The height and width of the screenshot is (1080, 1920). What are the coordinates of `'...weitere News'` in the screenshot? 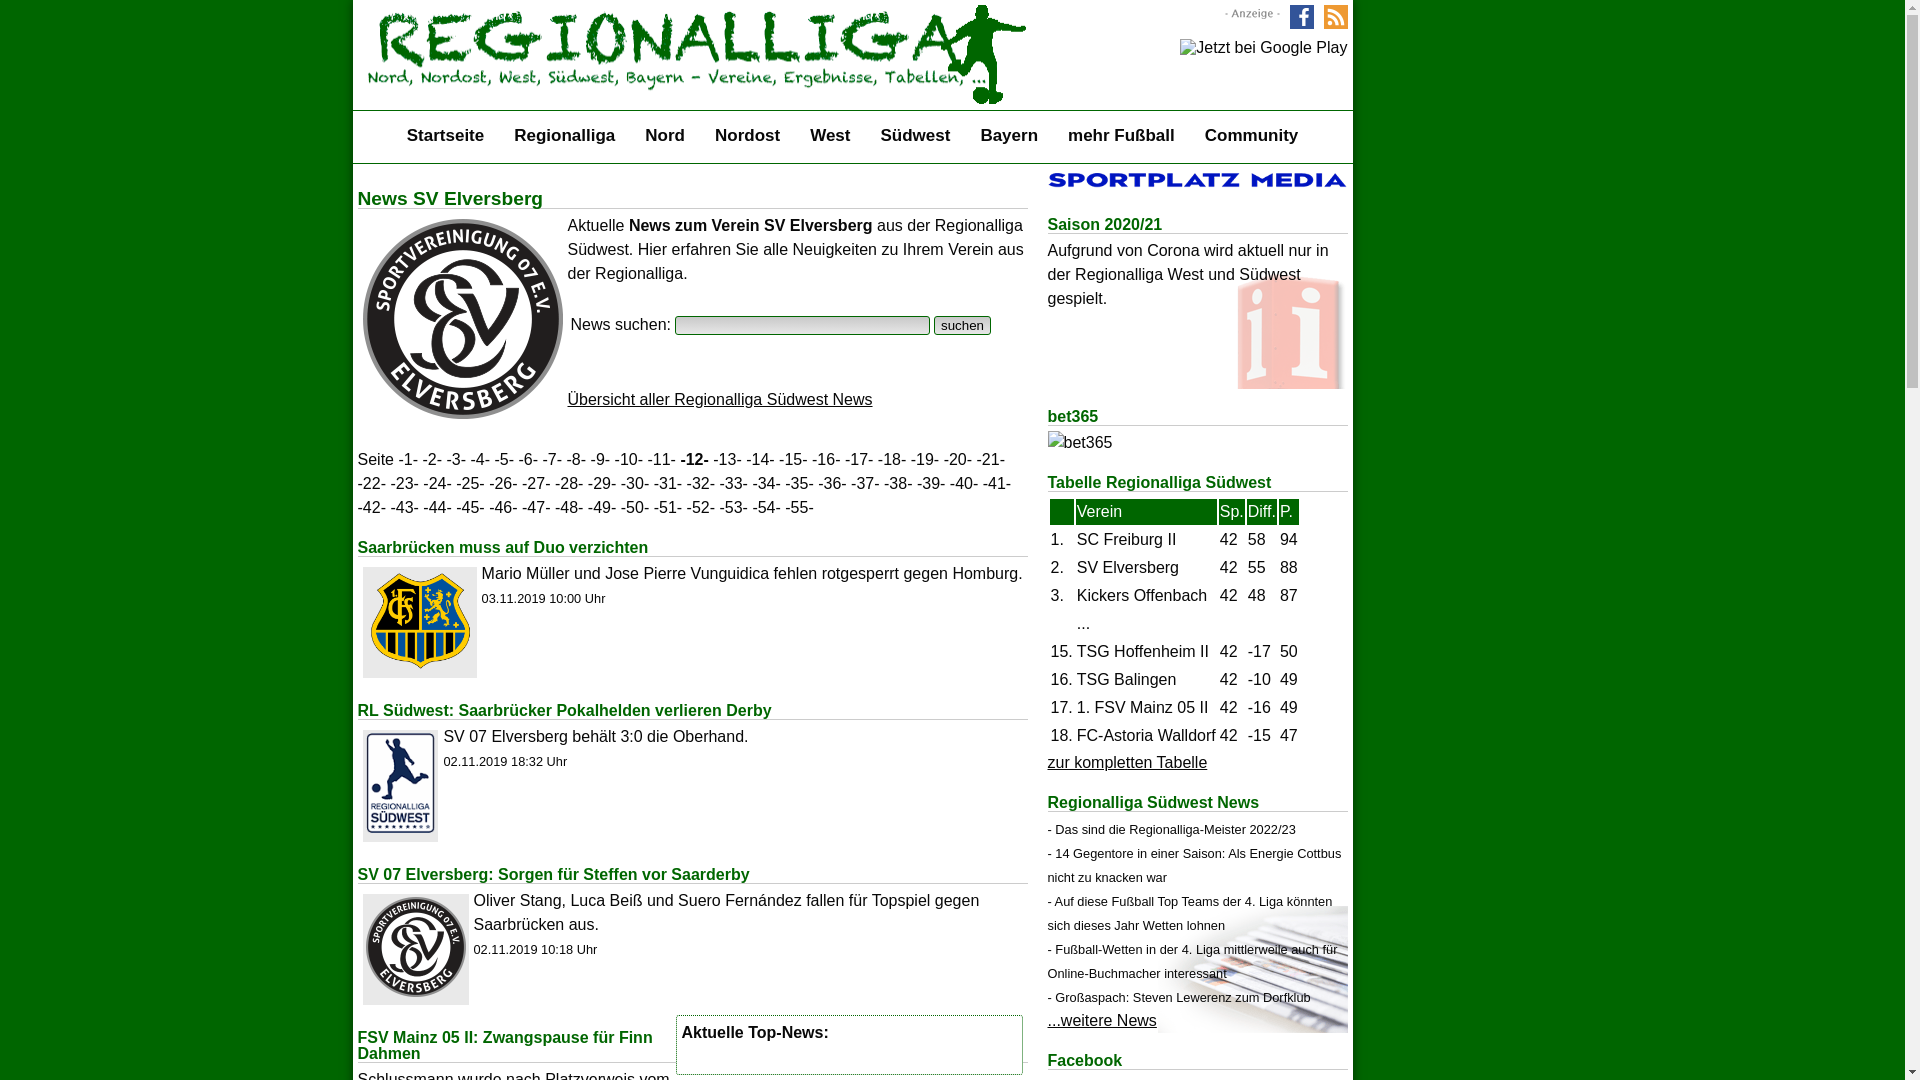 It's located at (1101, 1020).